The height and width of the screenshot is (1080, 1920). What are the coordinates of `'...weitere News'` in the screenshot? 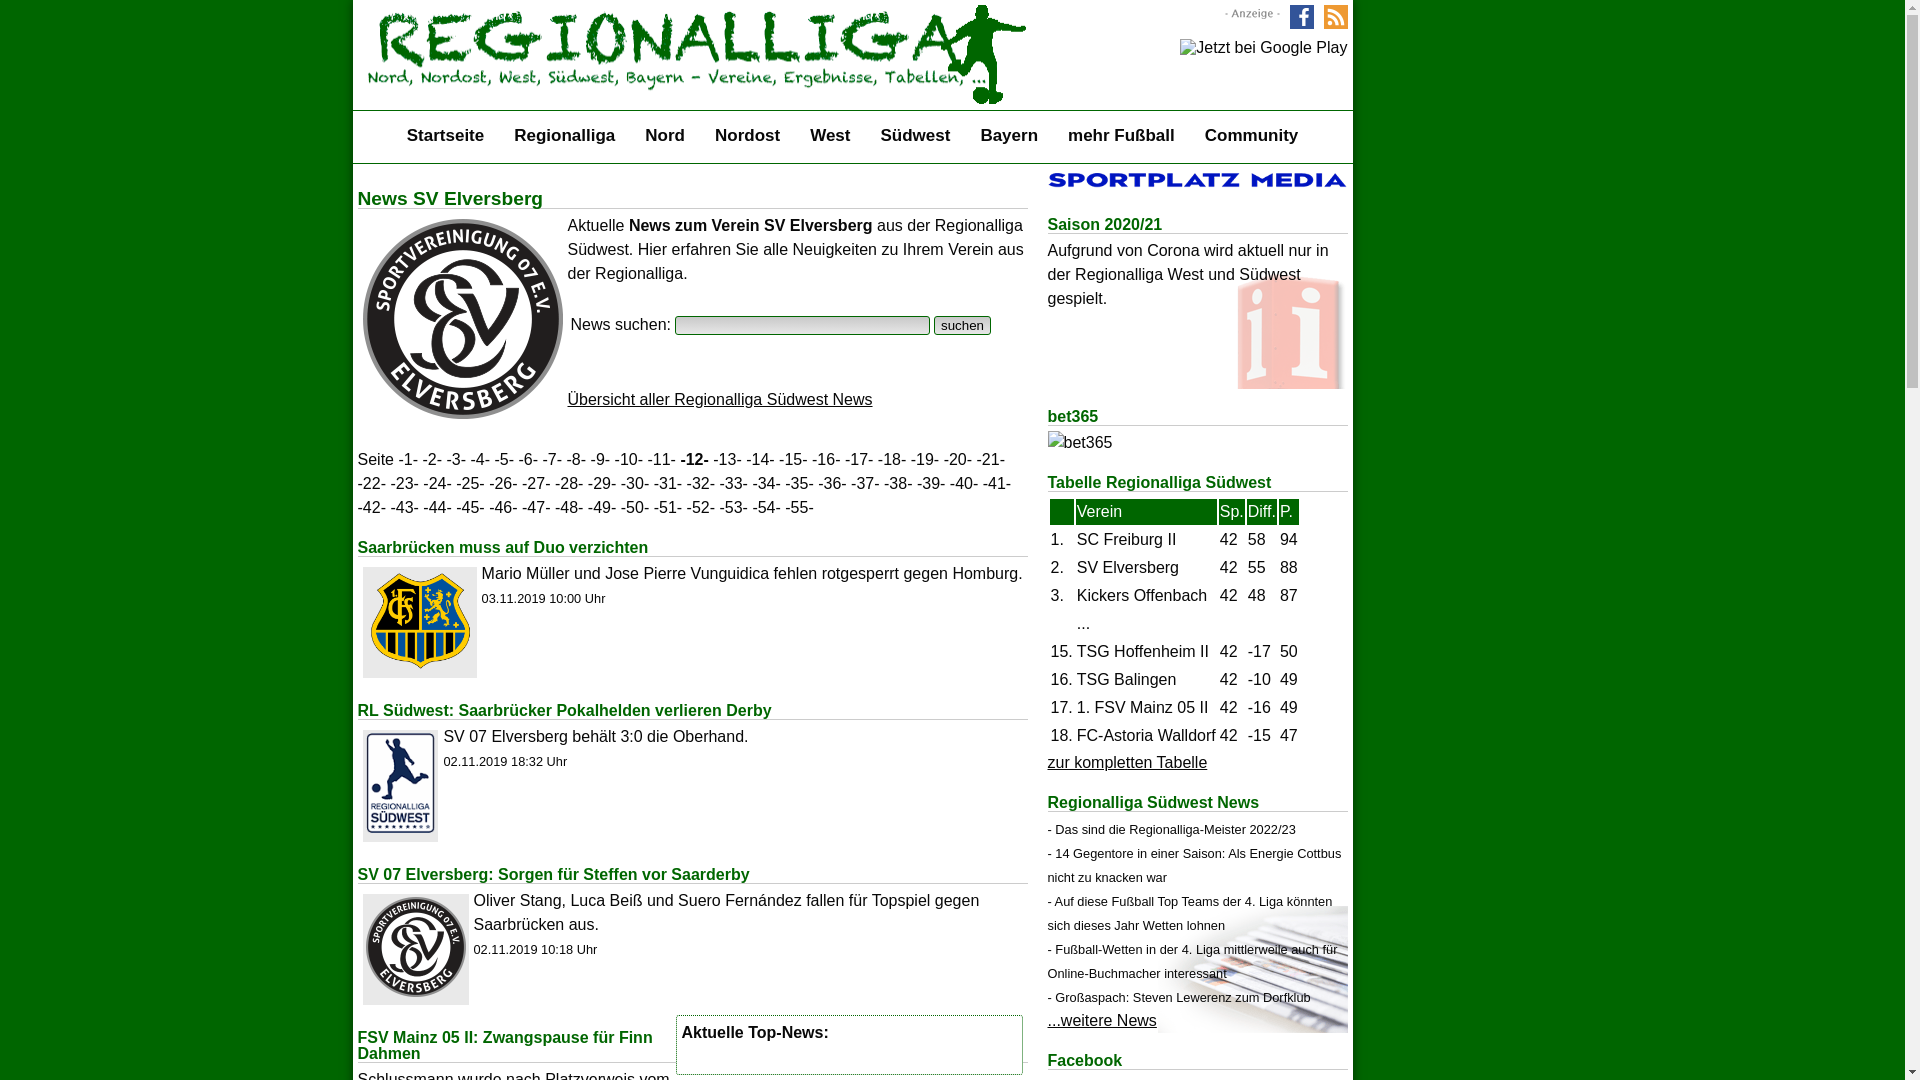 It's located at (1101, 1020).